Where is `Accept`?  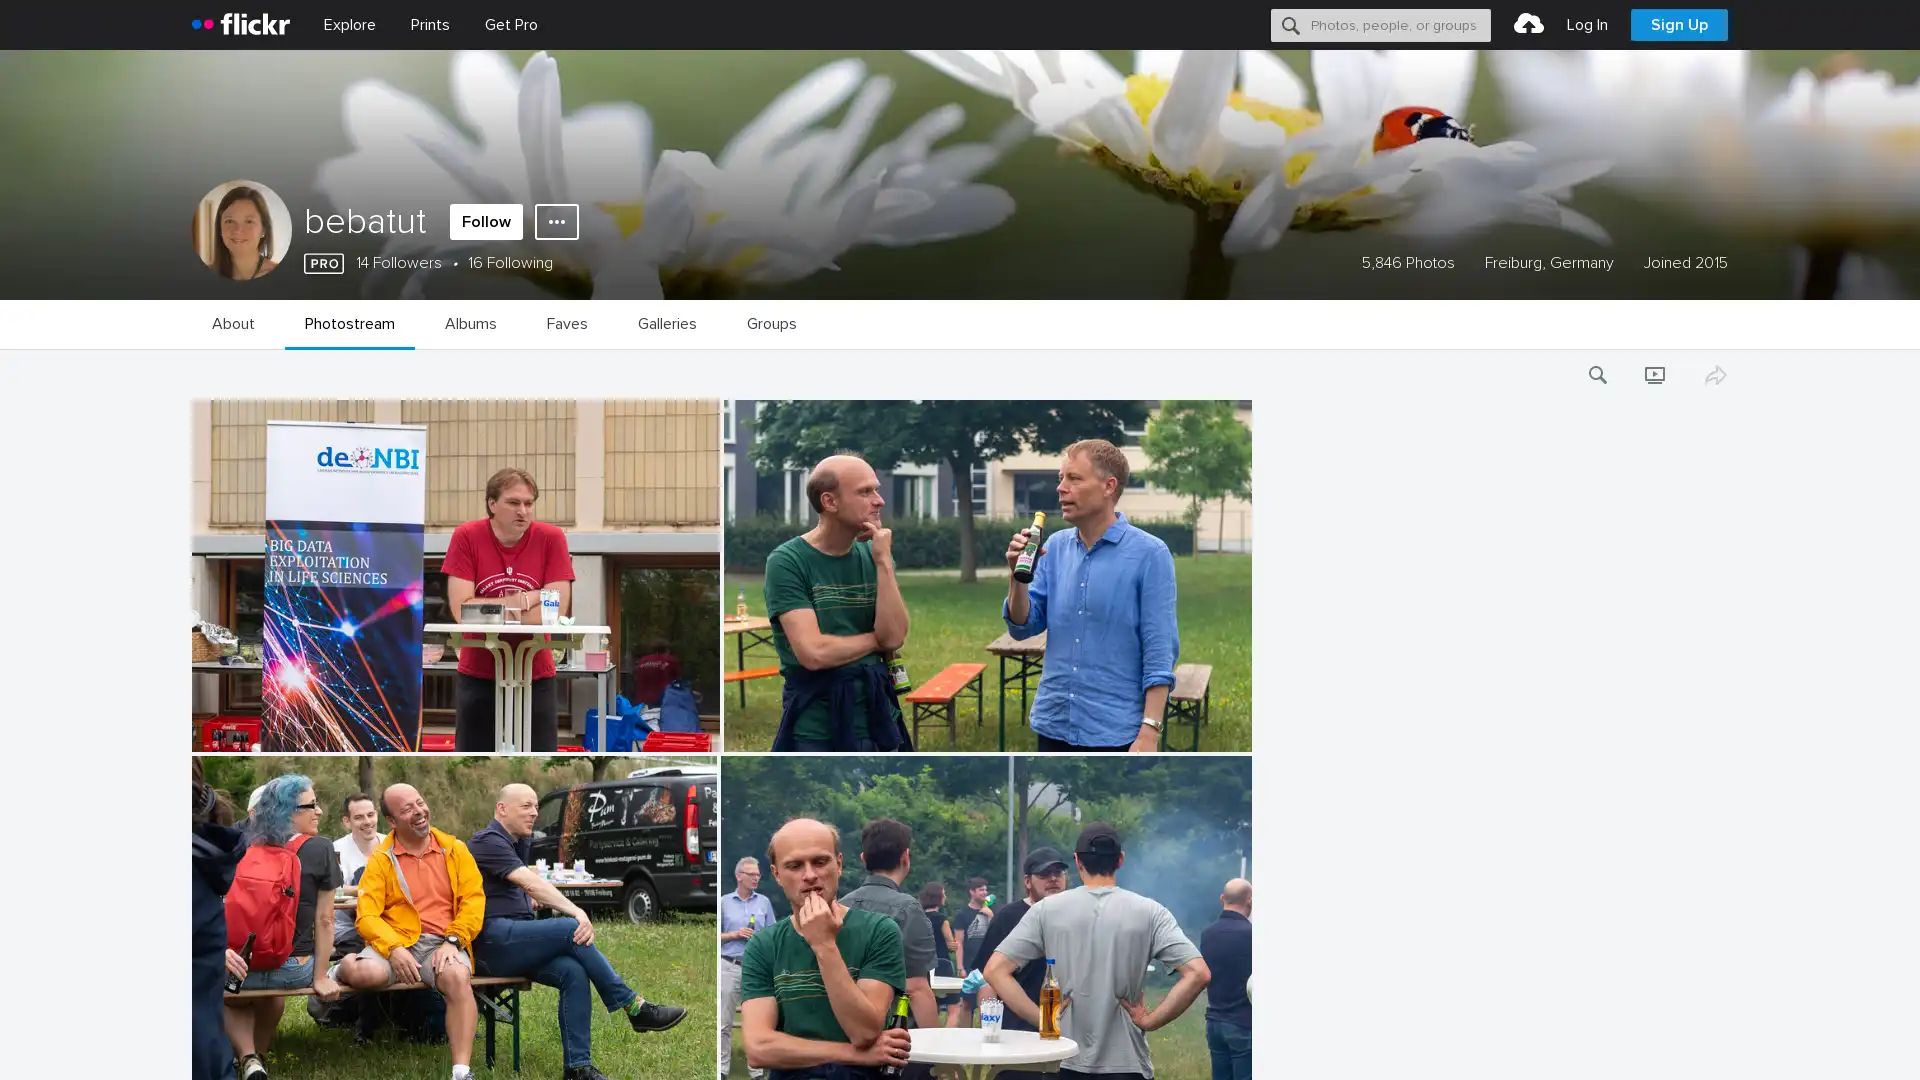 Accept is located at coordinates (1525, 1041).